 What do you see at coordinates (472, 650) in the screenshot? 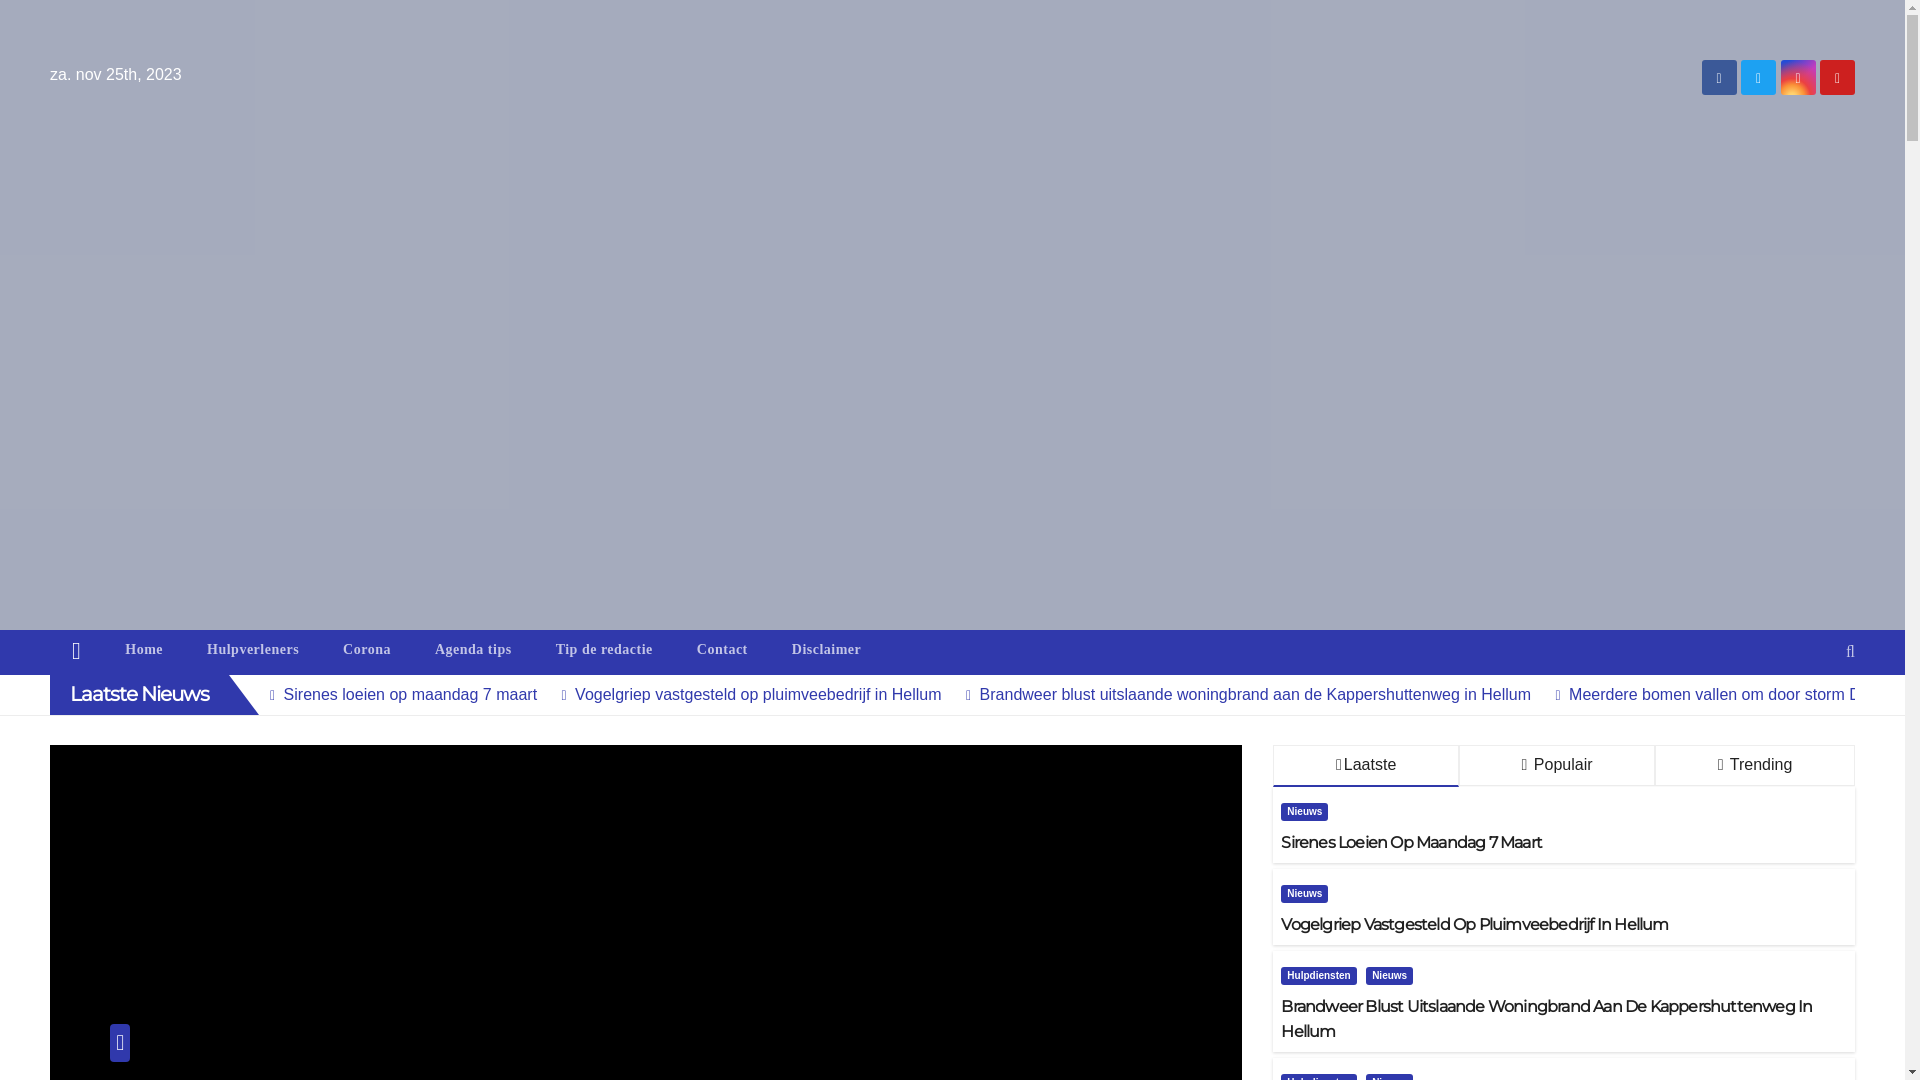
I see `'Agenda tips'` at bounding box center [472, 650].